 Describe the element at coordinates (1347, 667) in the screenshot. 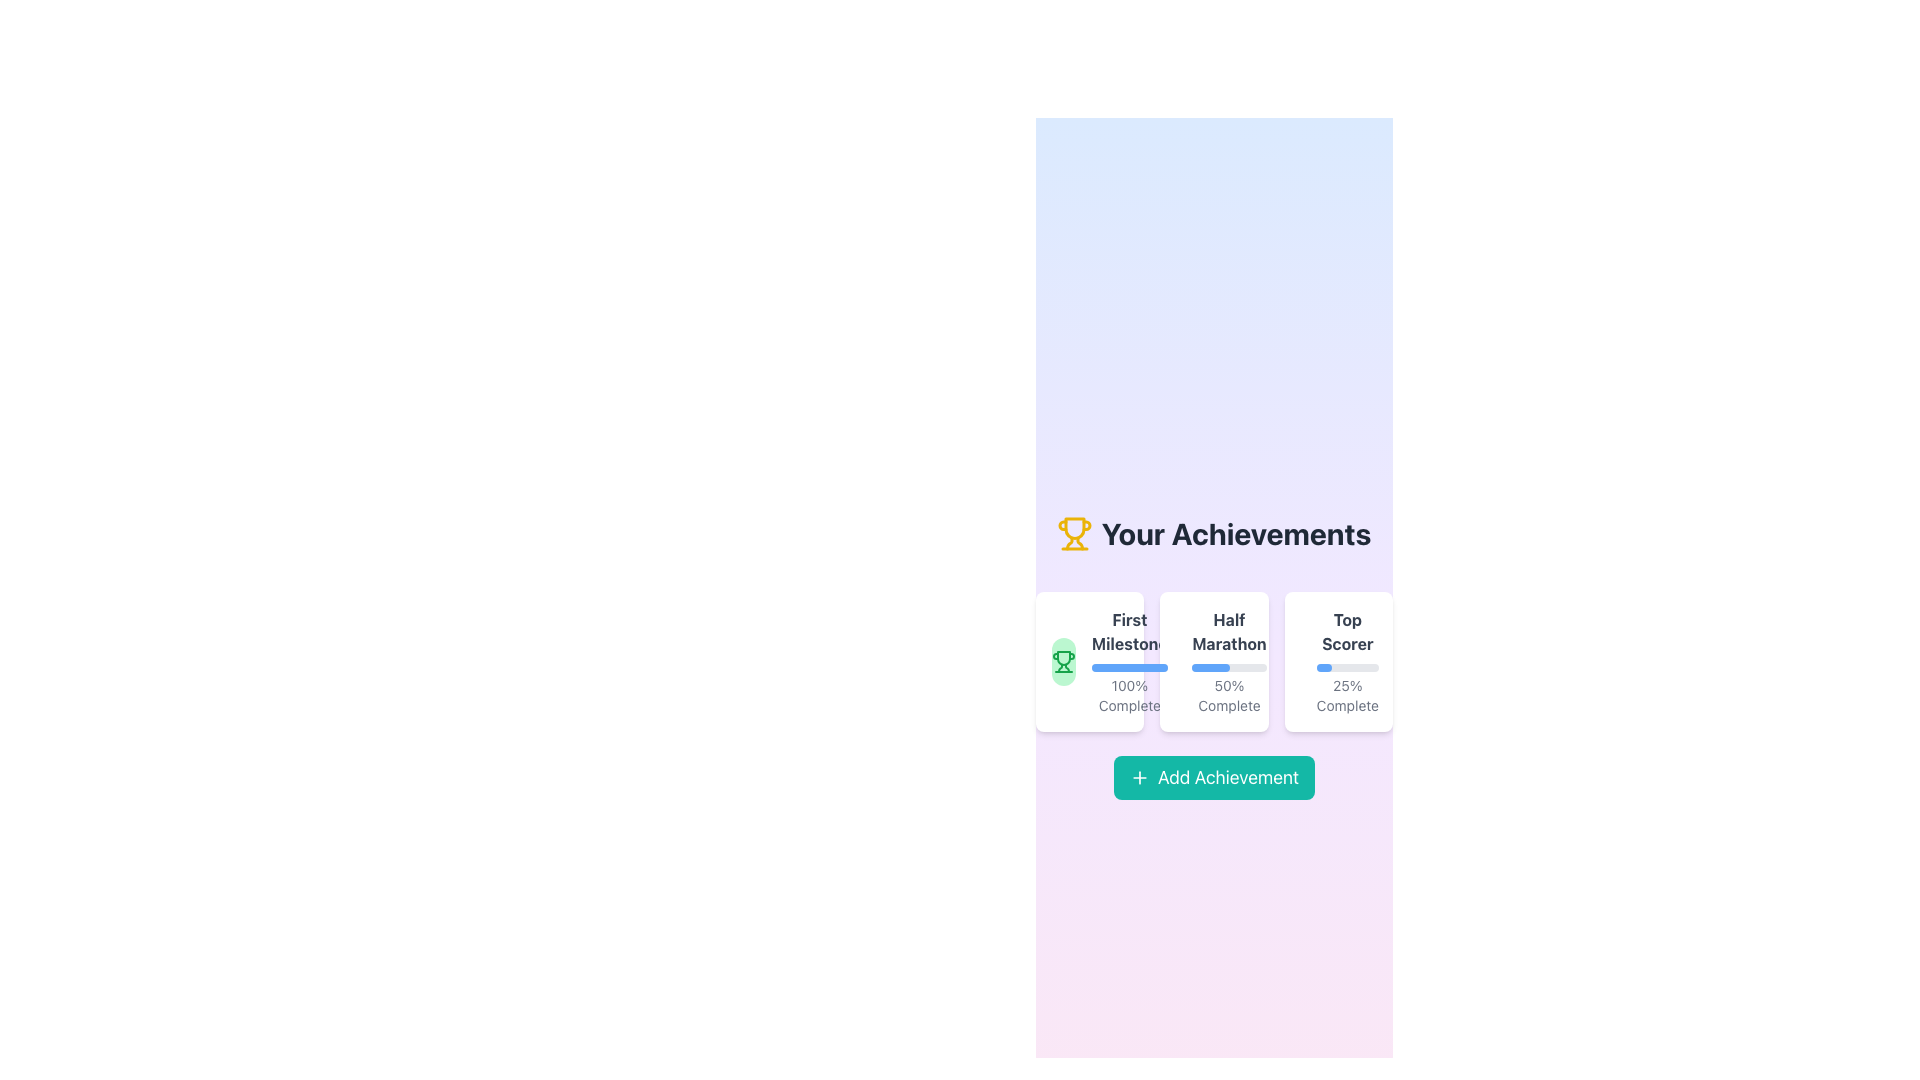

I see `the horizontal progress bar located below the text 'Top Scorer' and above '25% Complete' in the 'Your Achievements' section` at that location.